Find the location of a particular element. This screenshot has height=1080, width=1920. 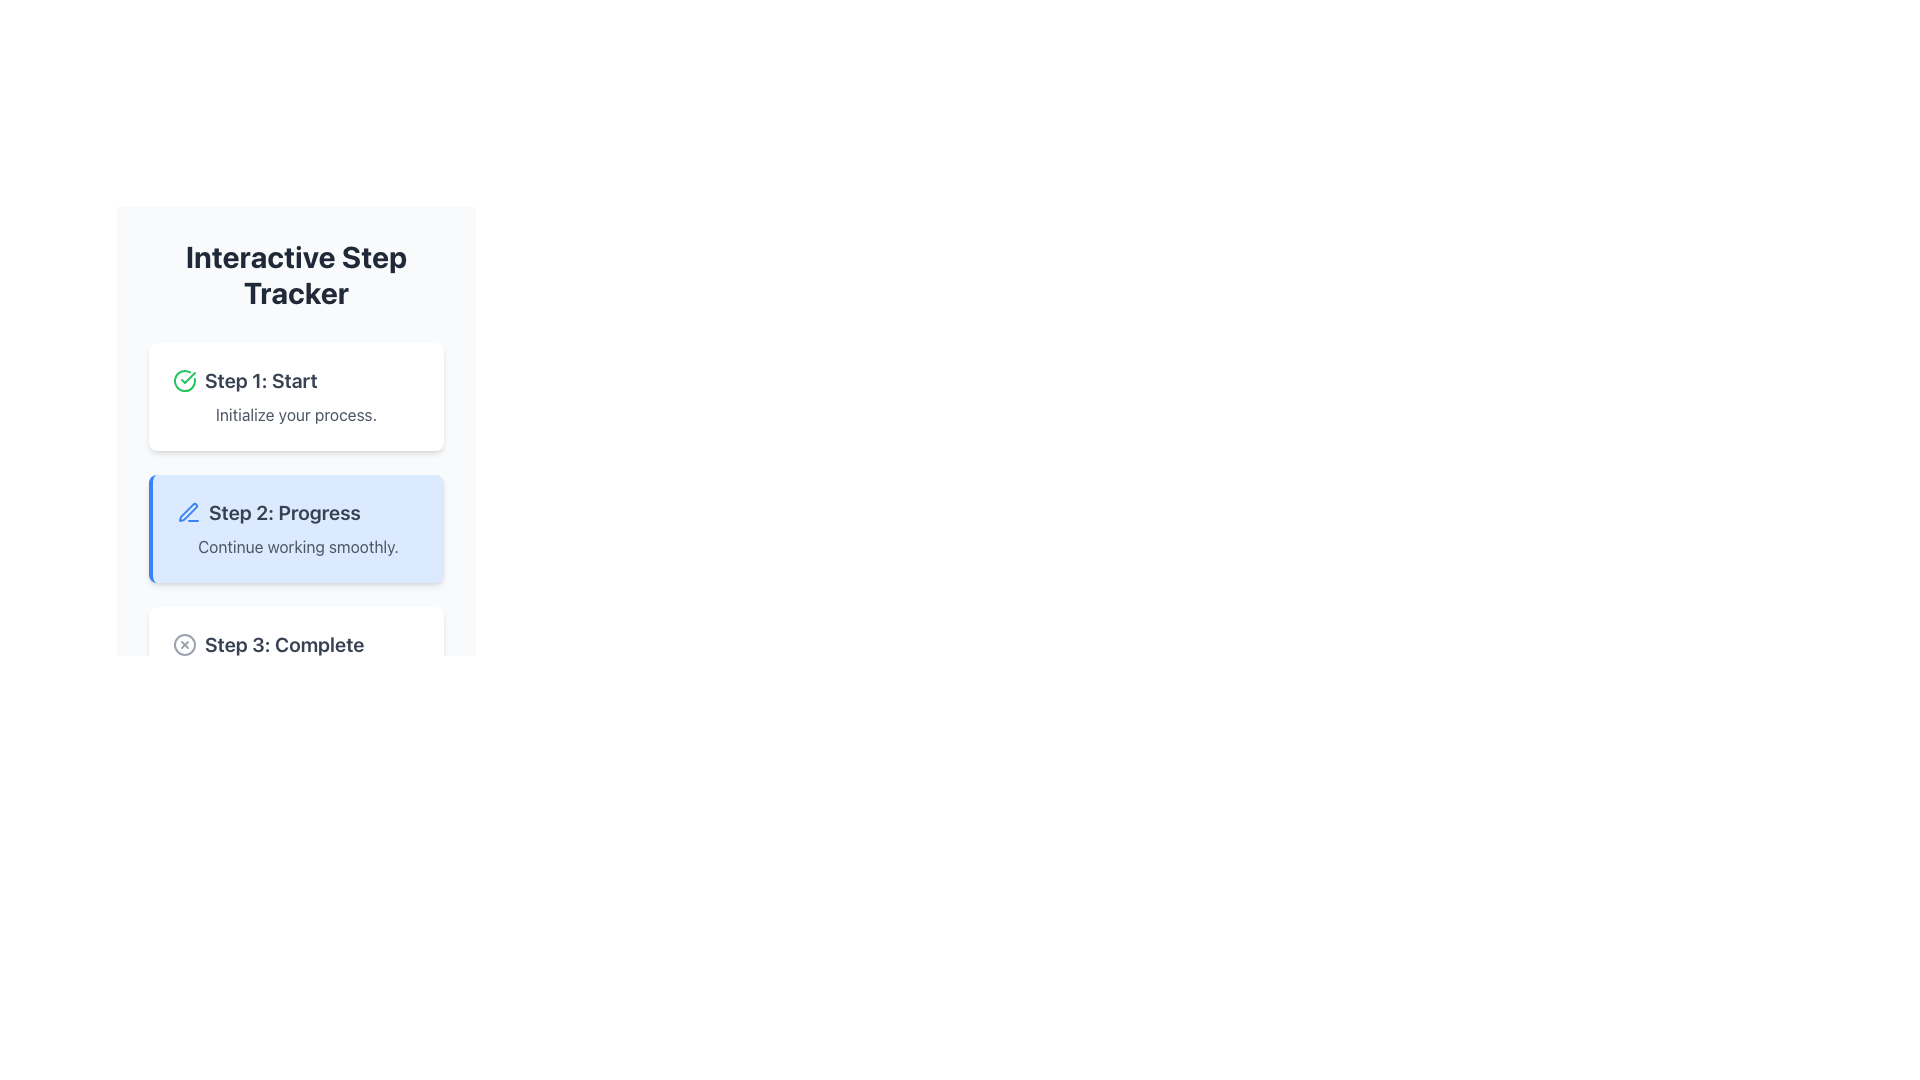

the supportive text label providing guidance for 'Step 2: Progress', located below the main header of the same step is located at coordinates (297, 547).